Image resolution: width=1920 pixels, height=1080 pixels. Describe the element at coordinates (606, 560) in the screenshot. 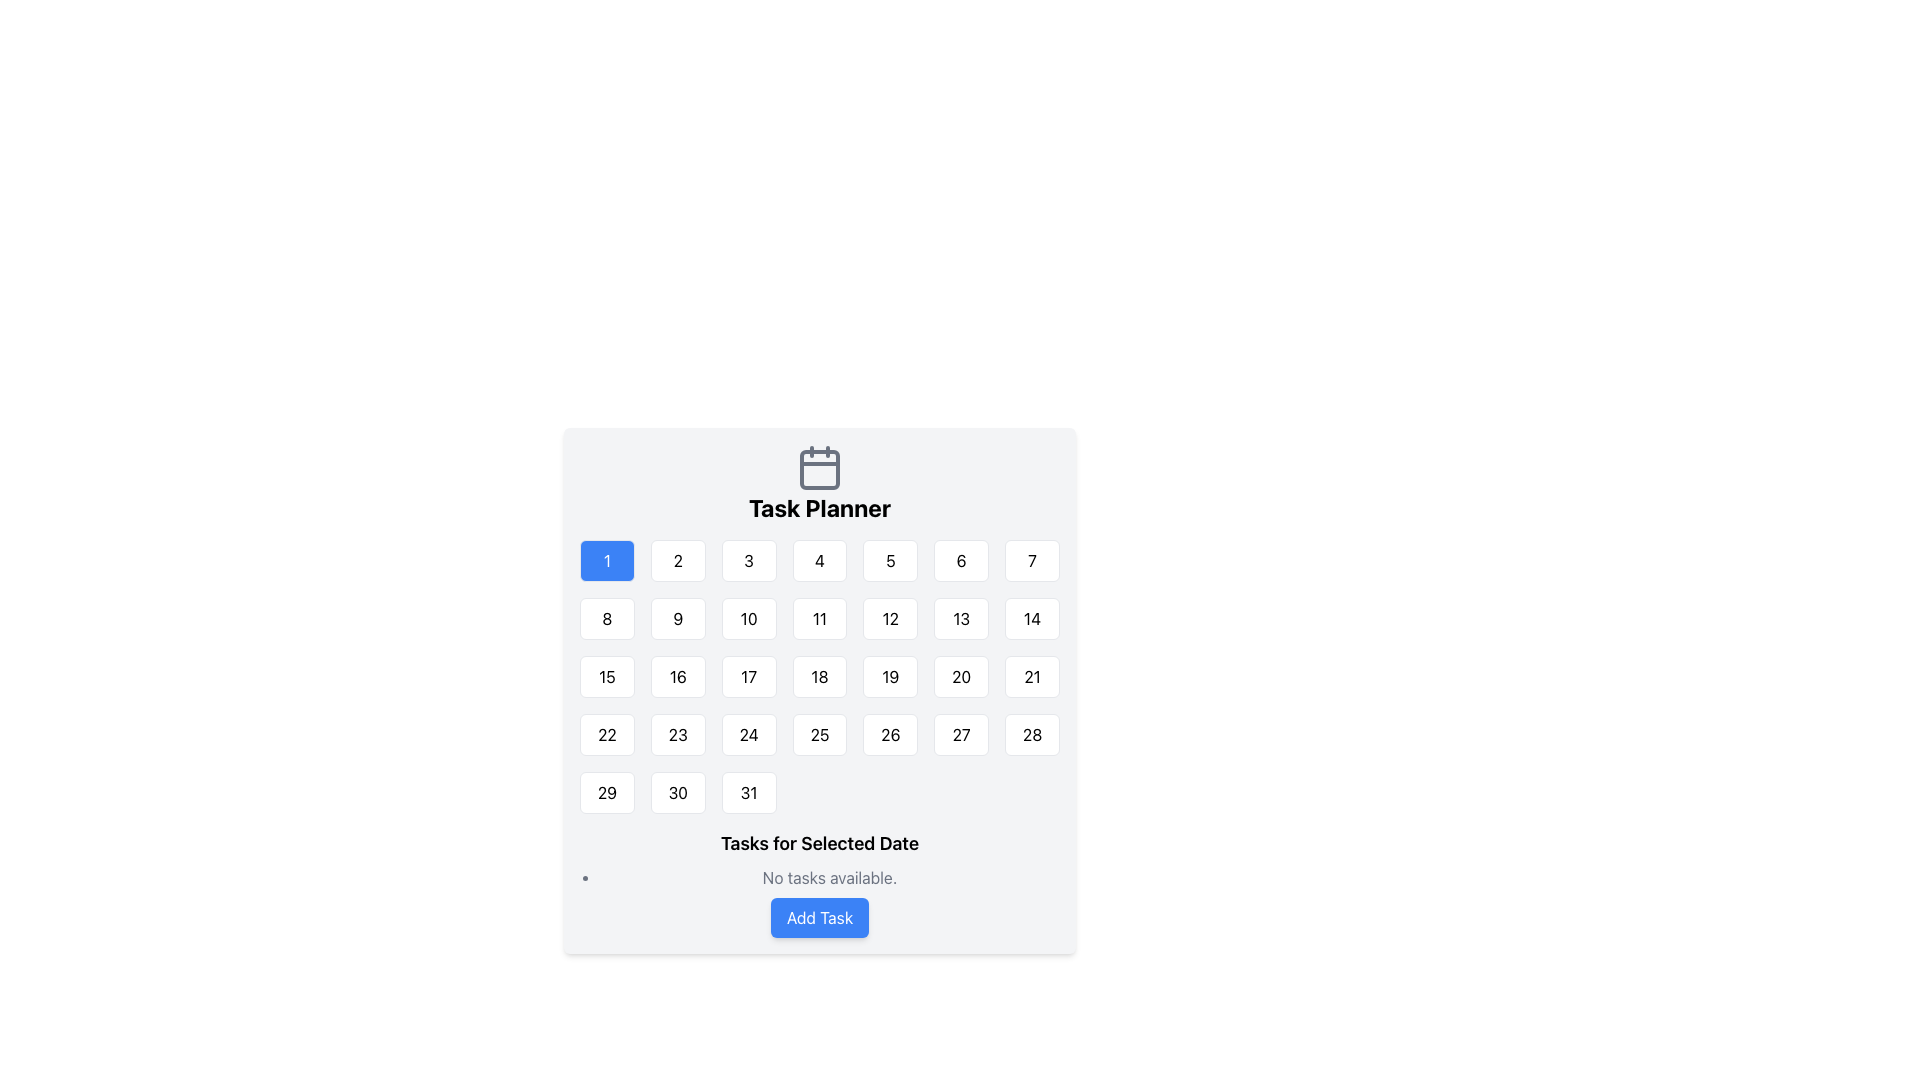

I see `the first selectable date button in the calendar interface located at the top-left corner of the grid` at that location.